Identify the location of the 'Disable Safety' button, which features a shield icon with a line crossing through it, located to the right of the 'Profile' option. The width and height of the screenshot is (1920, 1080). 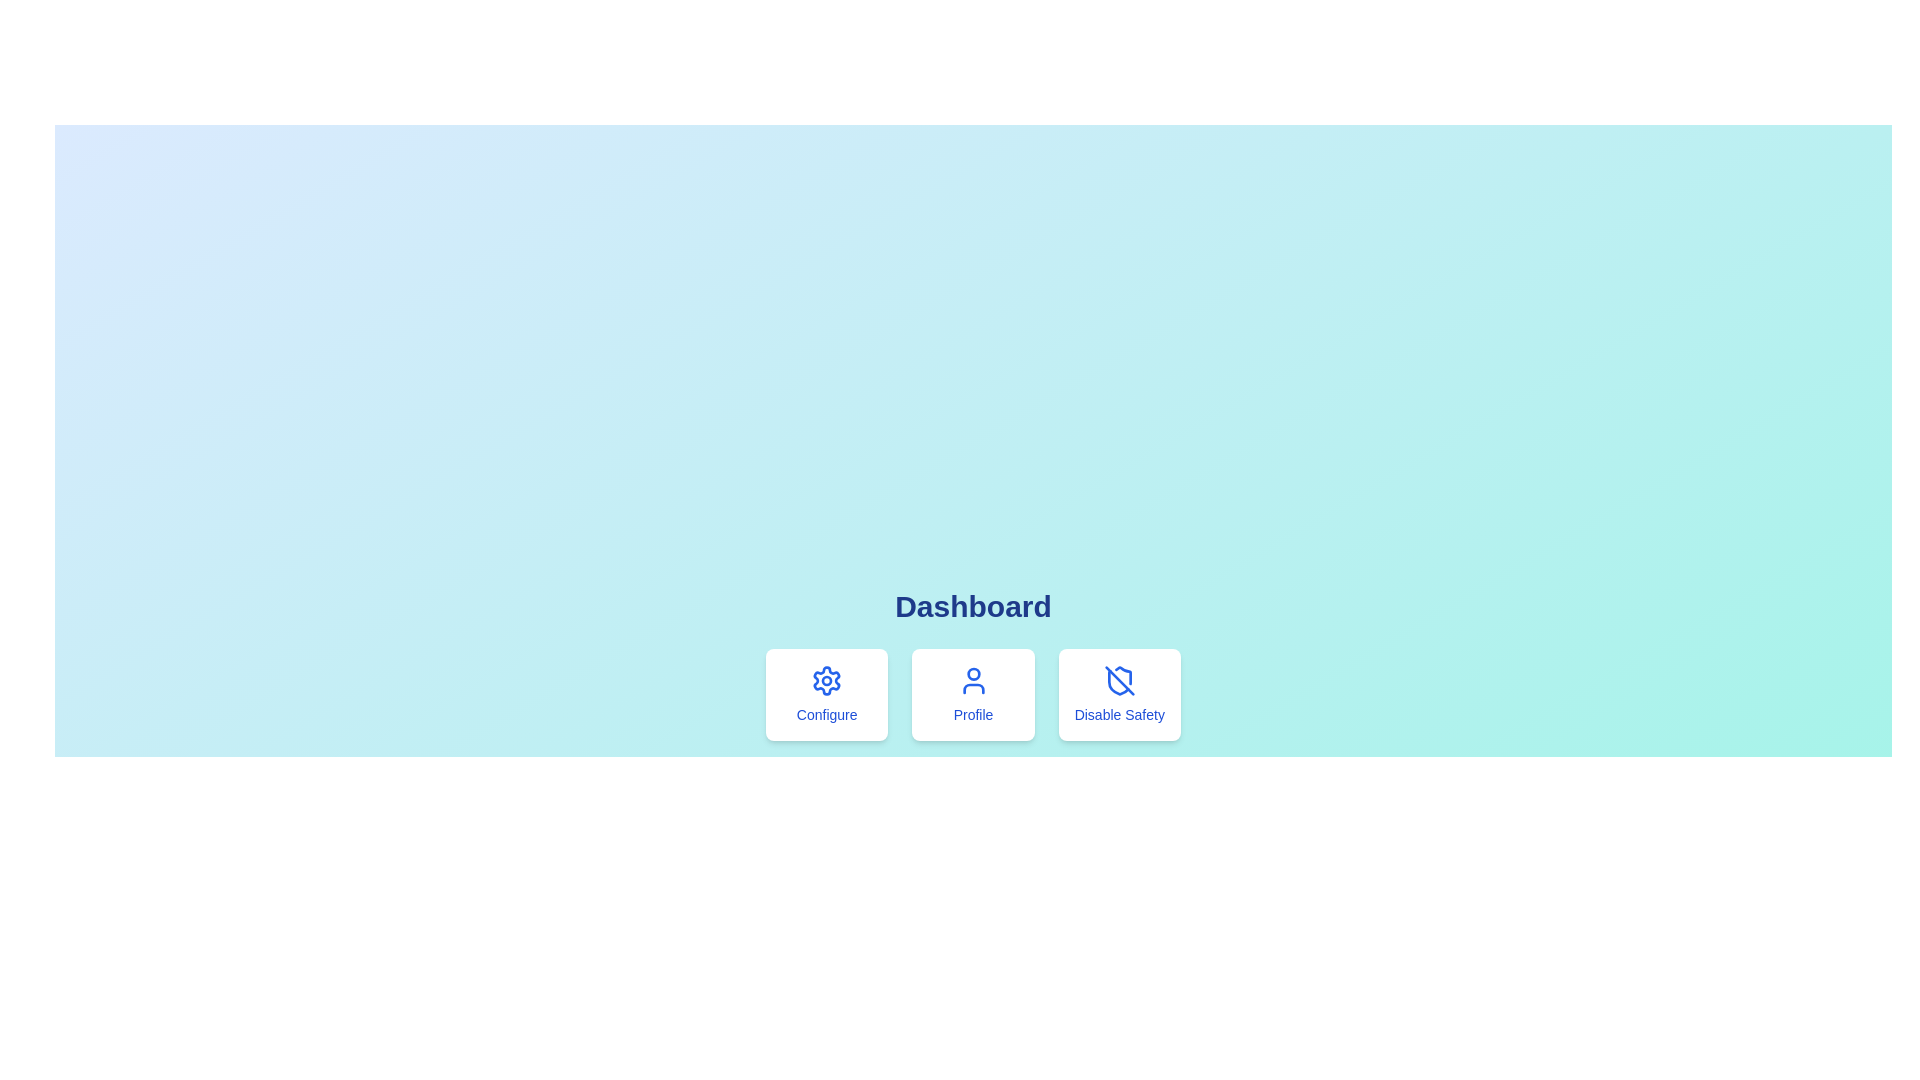
(1118, 693).